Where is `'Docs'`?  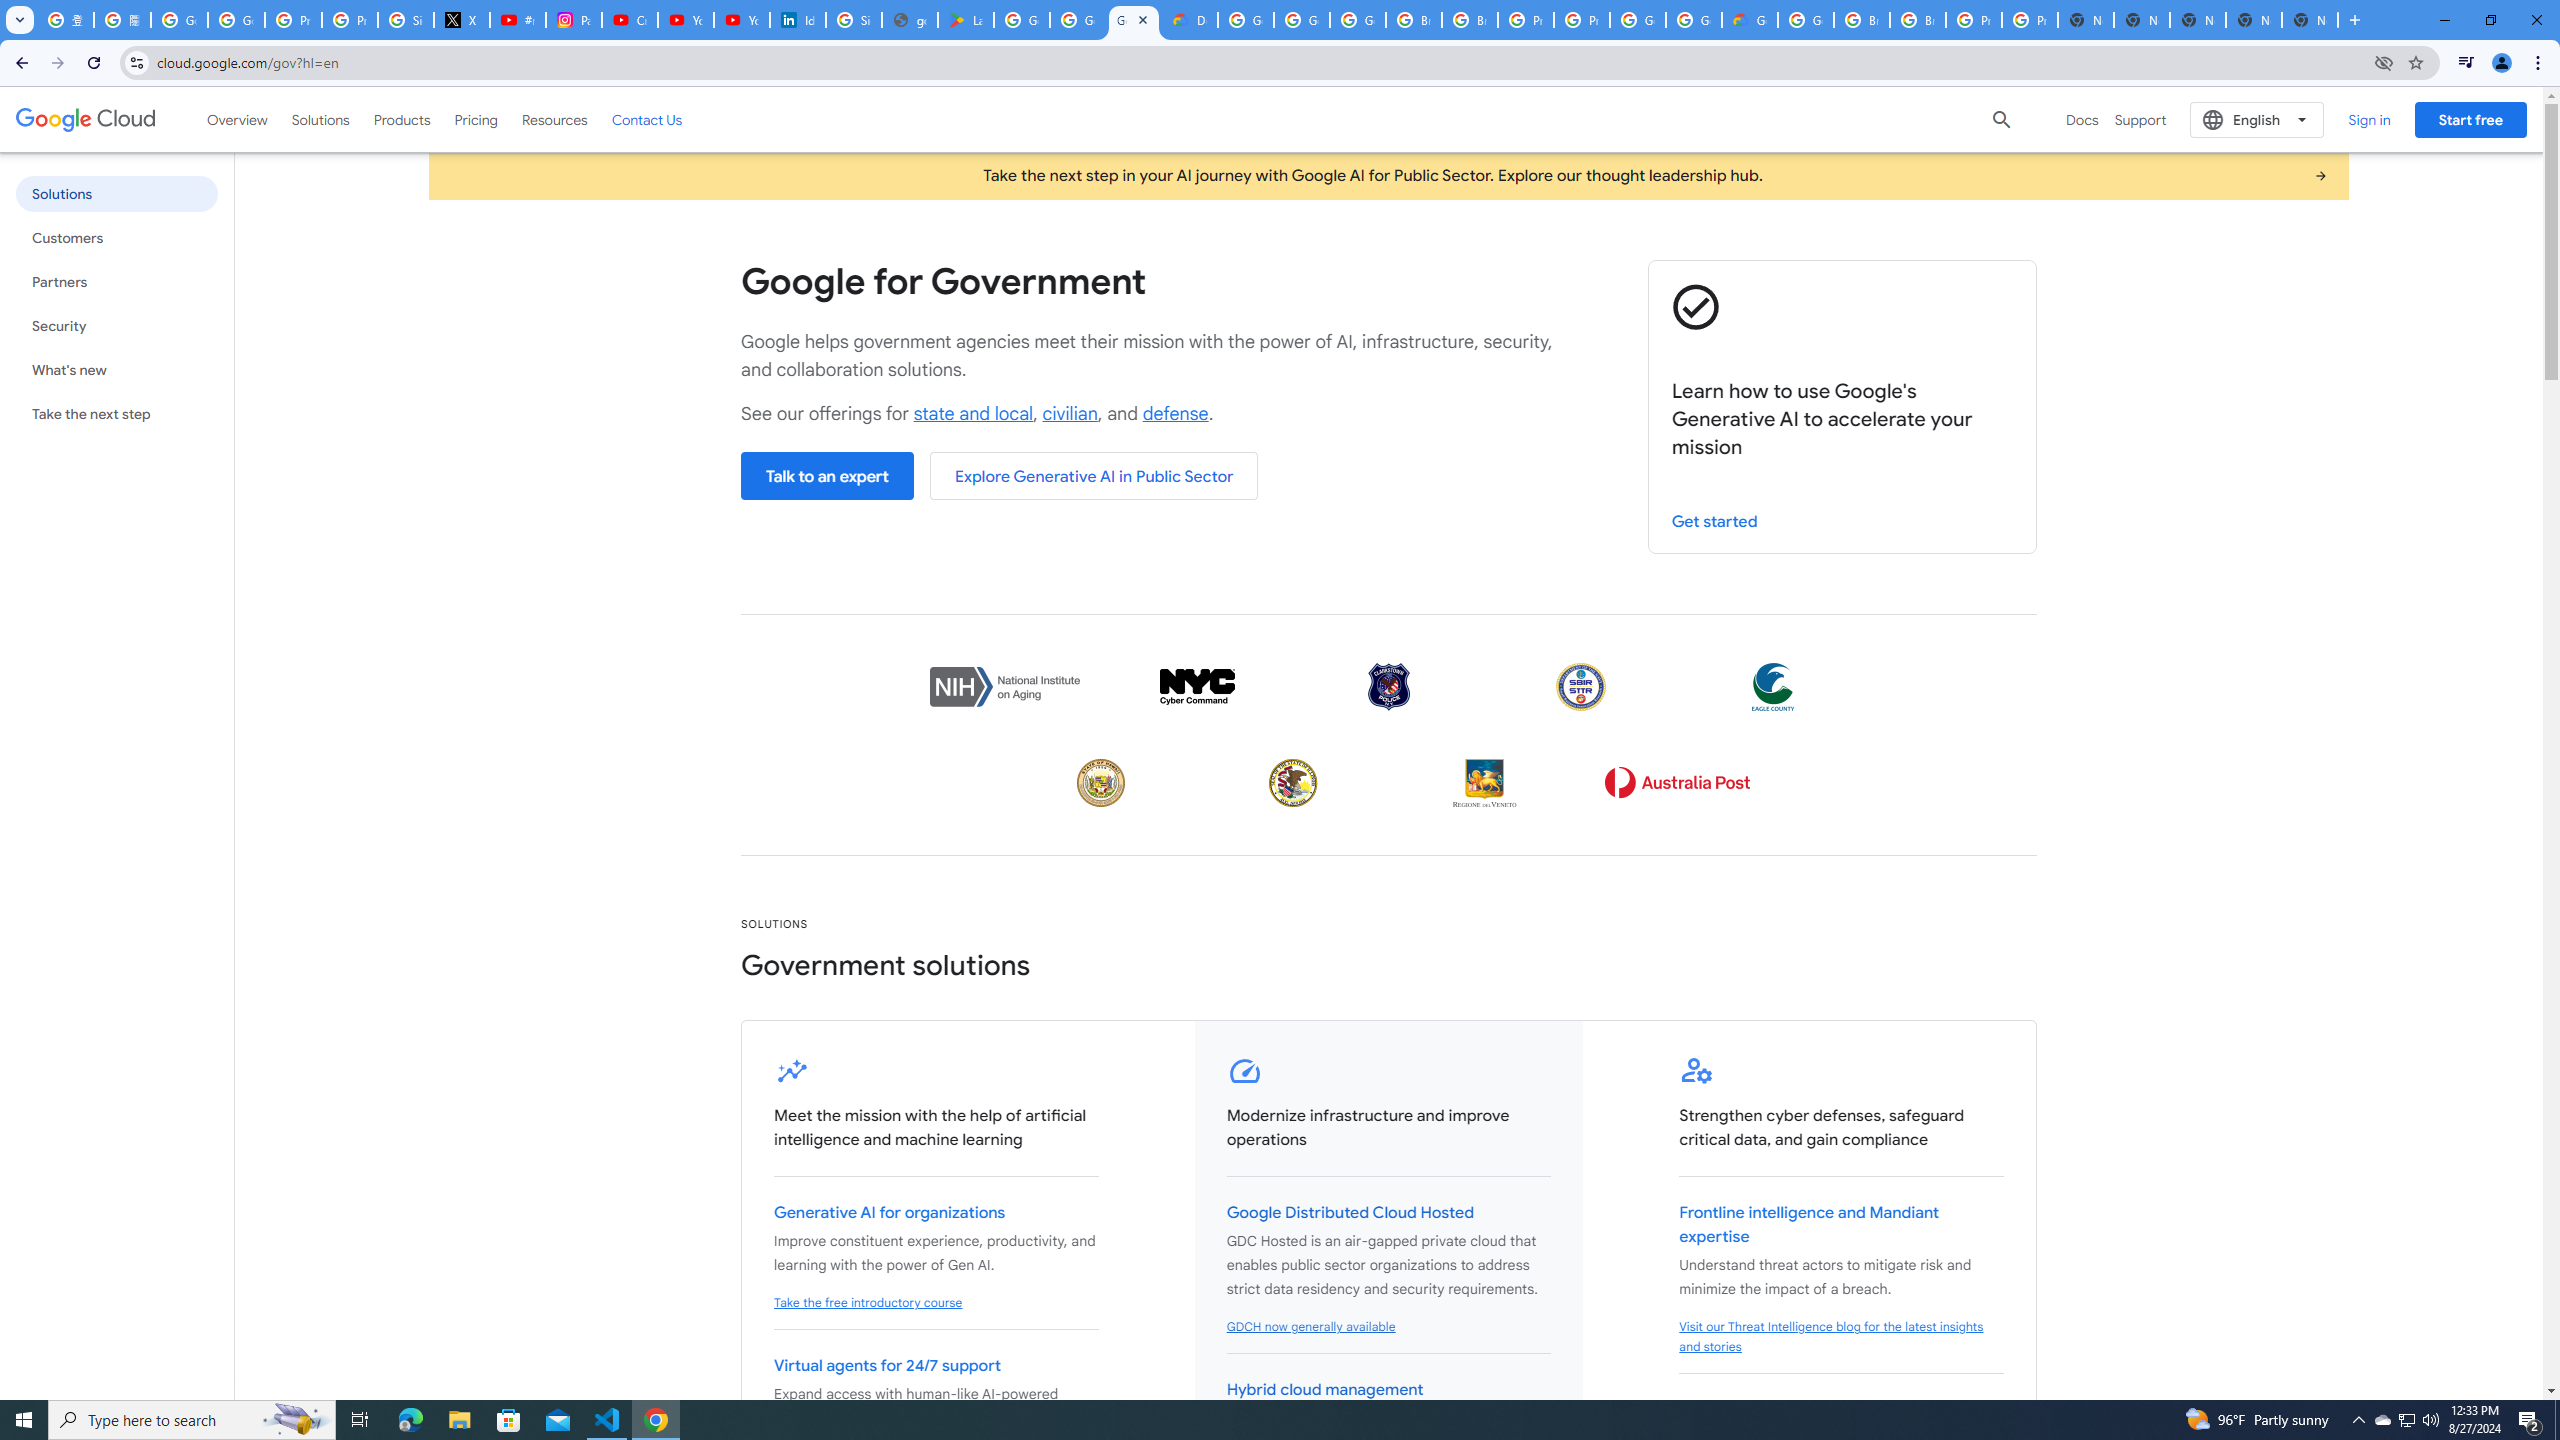 'Docs' is located at coordinates (2082, 118).